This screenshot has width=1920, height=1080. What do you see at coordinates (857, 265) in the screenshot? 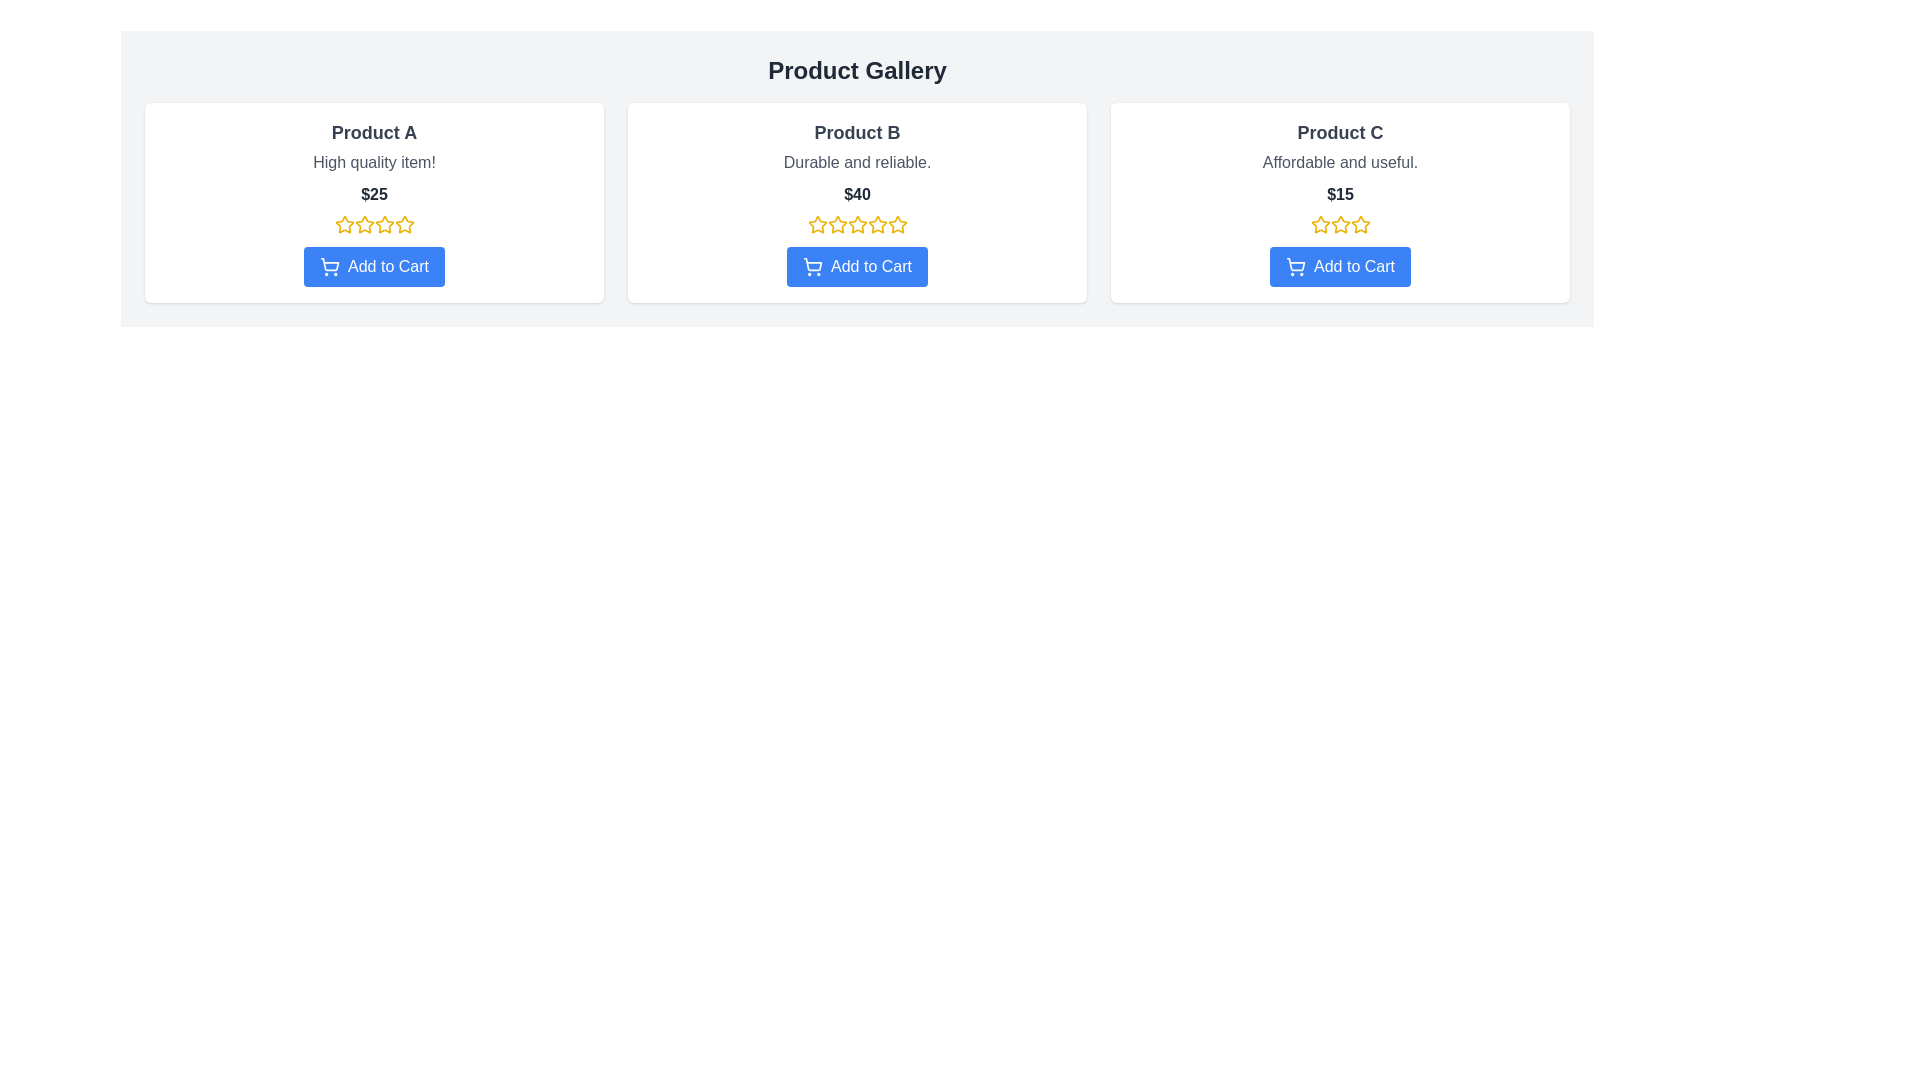
I see `the blue rectangular button with rounded corners labeled 'Add to Cart'` at bounding box center [857, 265].